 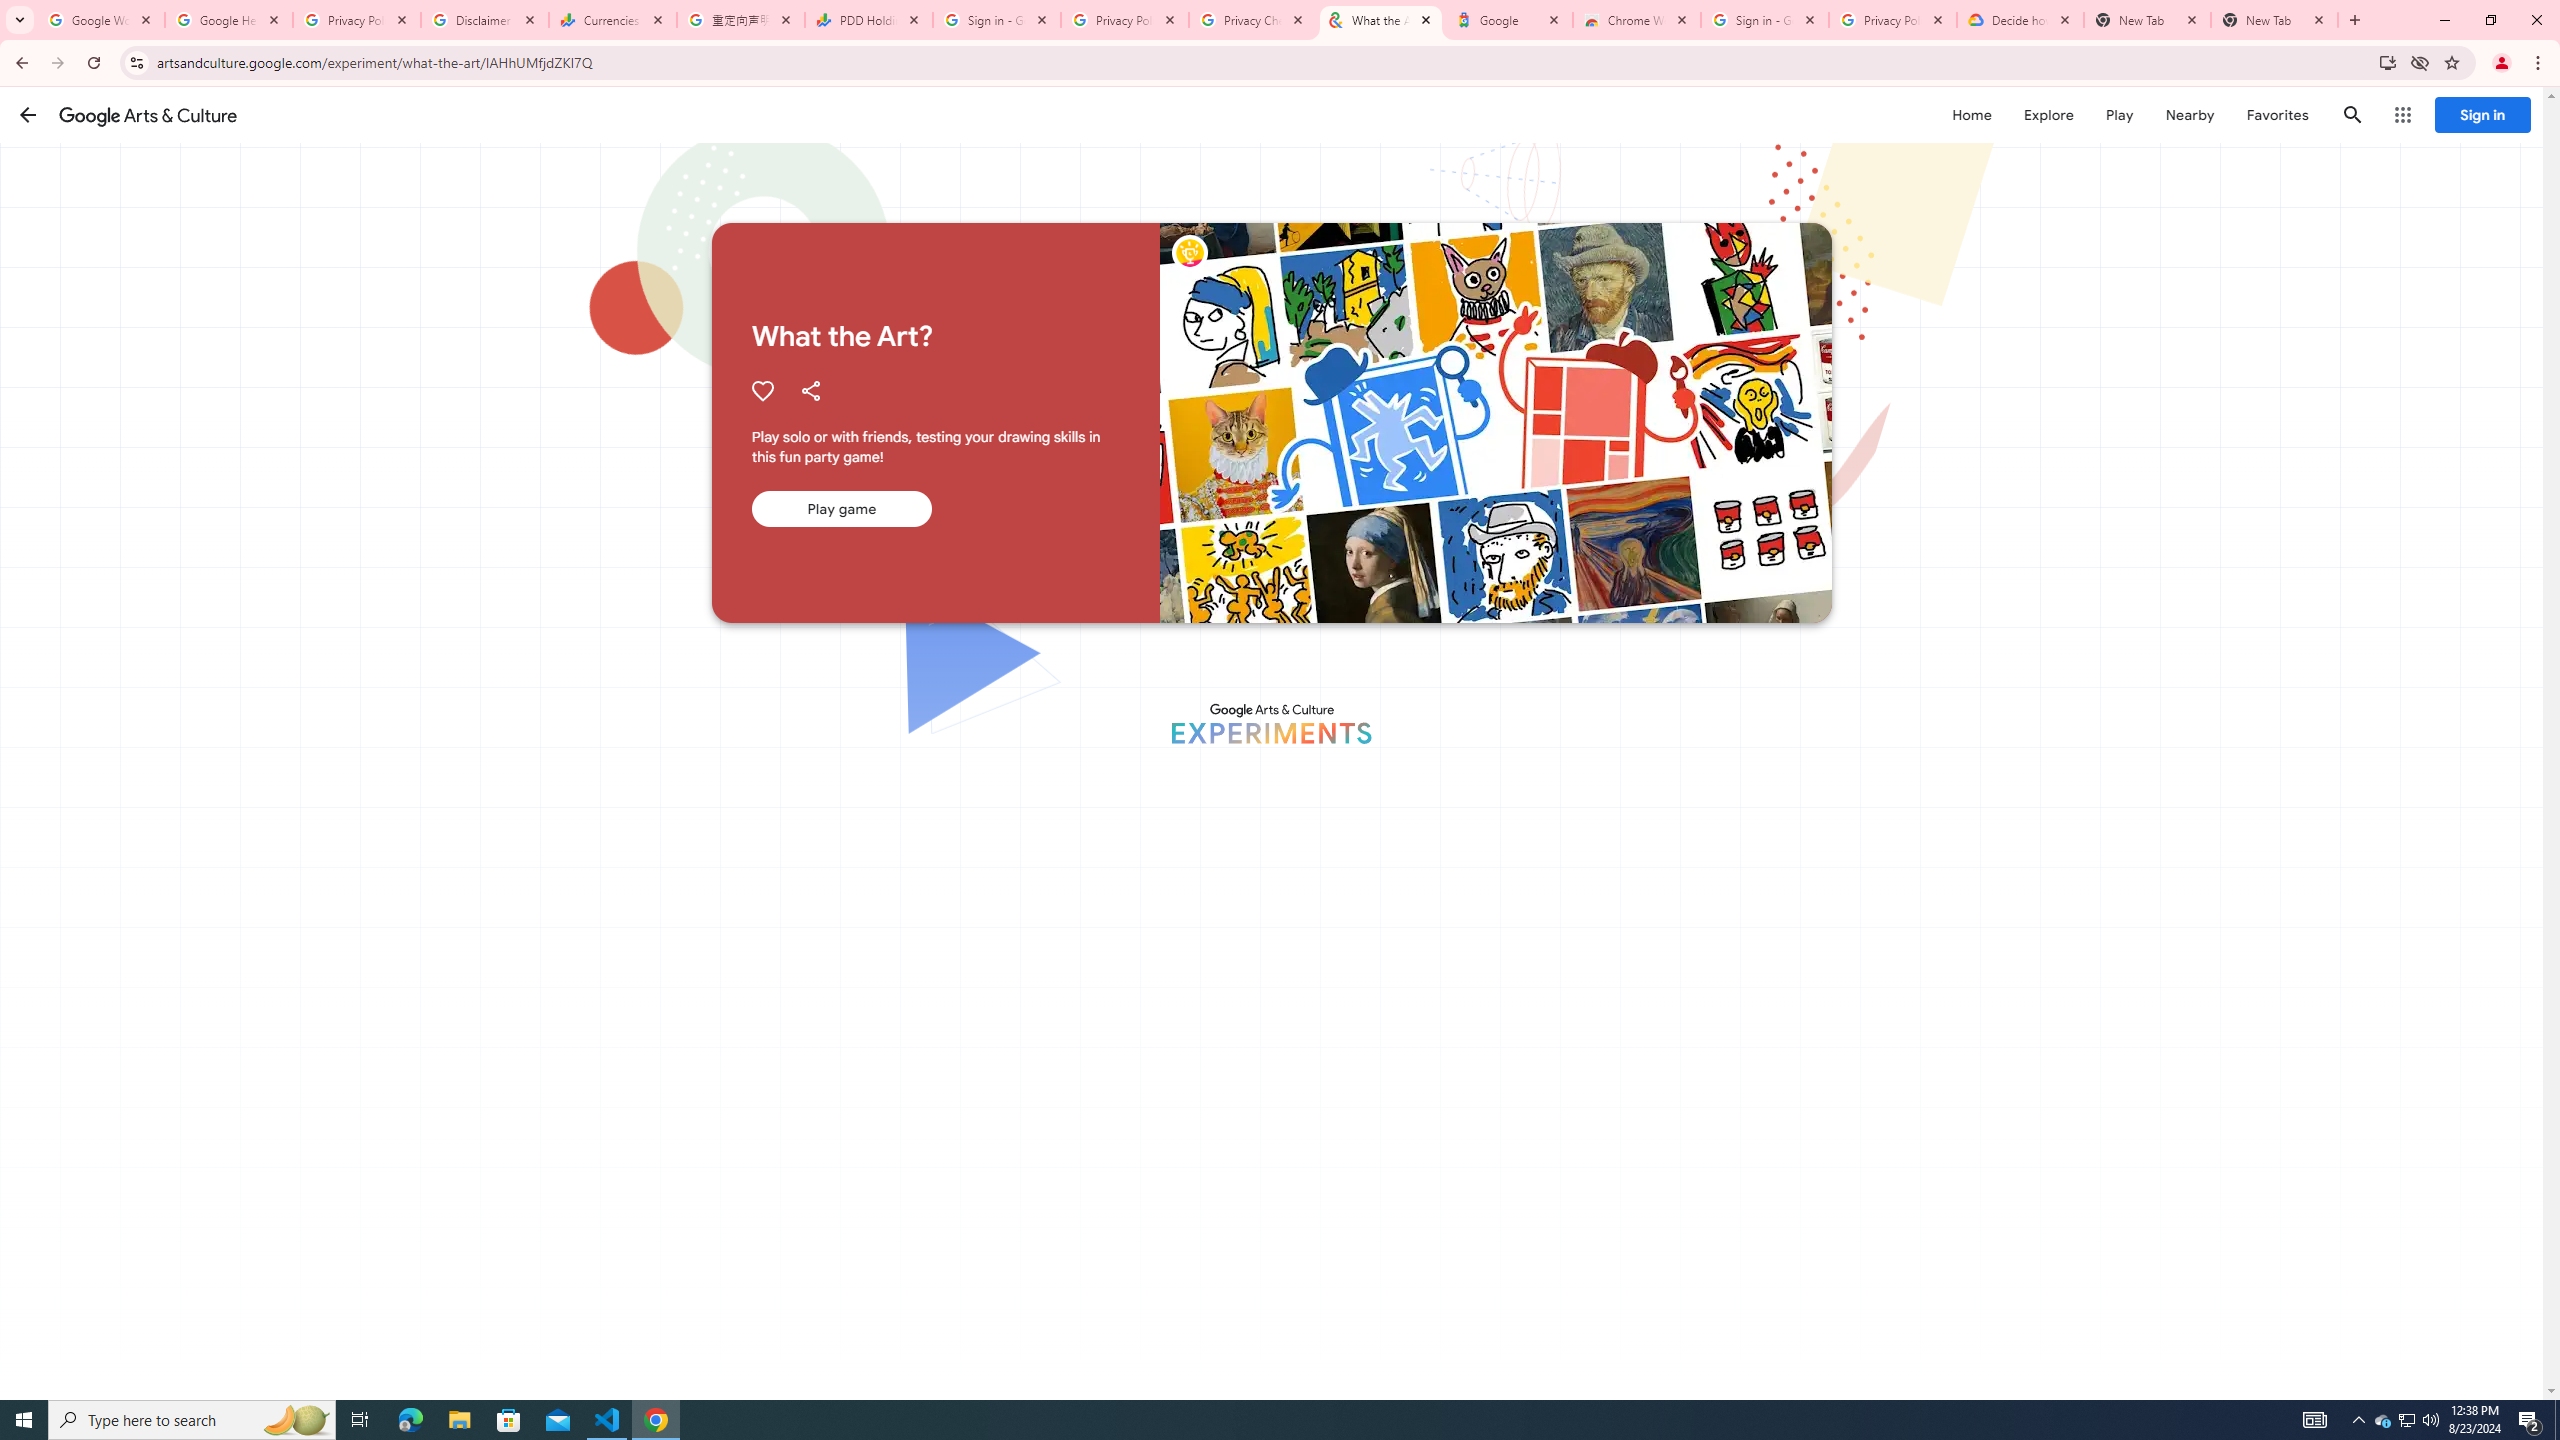 What do you see at coordinates (1636, 19) in the screenshot?
I see `'Chrome Web Store - Color themes by Chrome'` at bounding box center [1636, 19].